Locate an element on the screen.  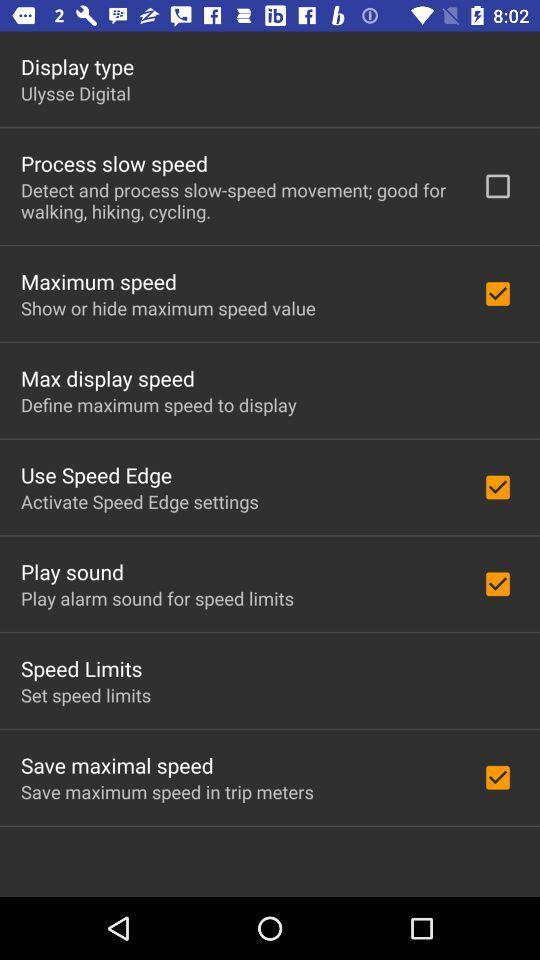
icon below set speed limits is located at coordinates (117, 764).